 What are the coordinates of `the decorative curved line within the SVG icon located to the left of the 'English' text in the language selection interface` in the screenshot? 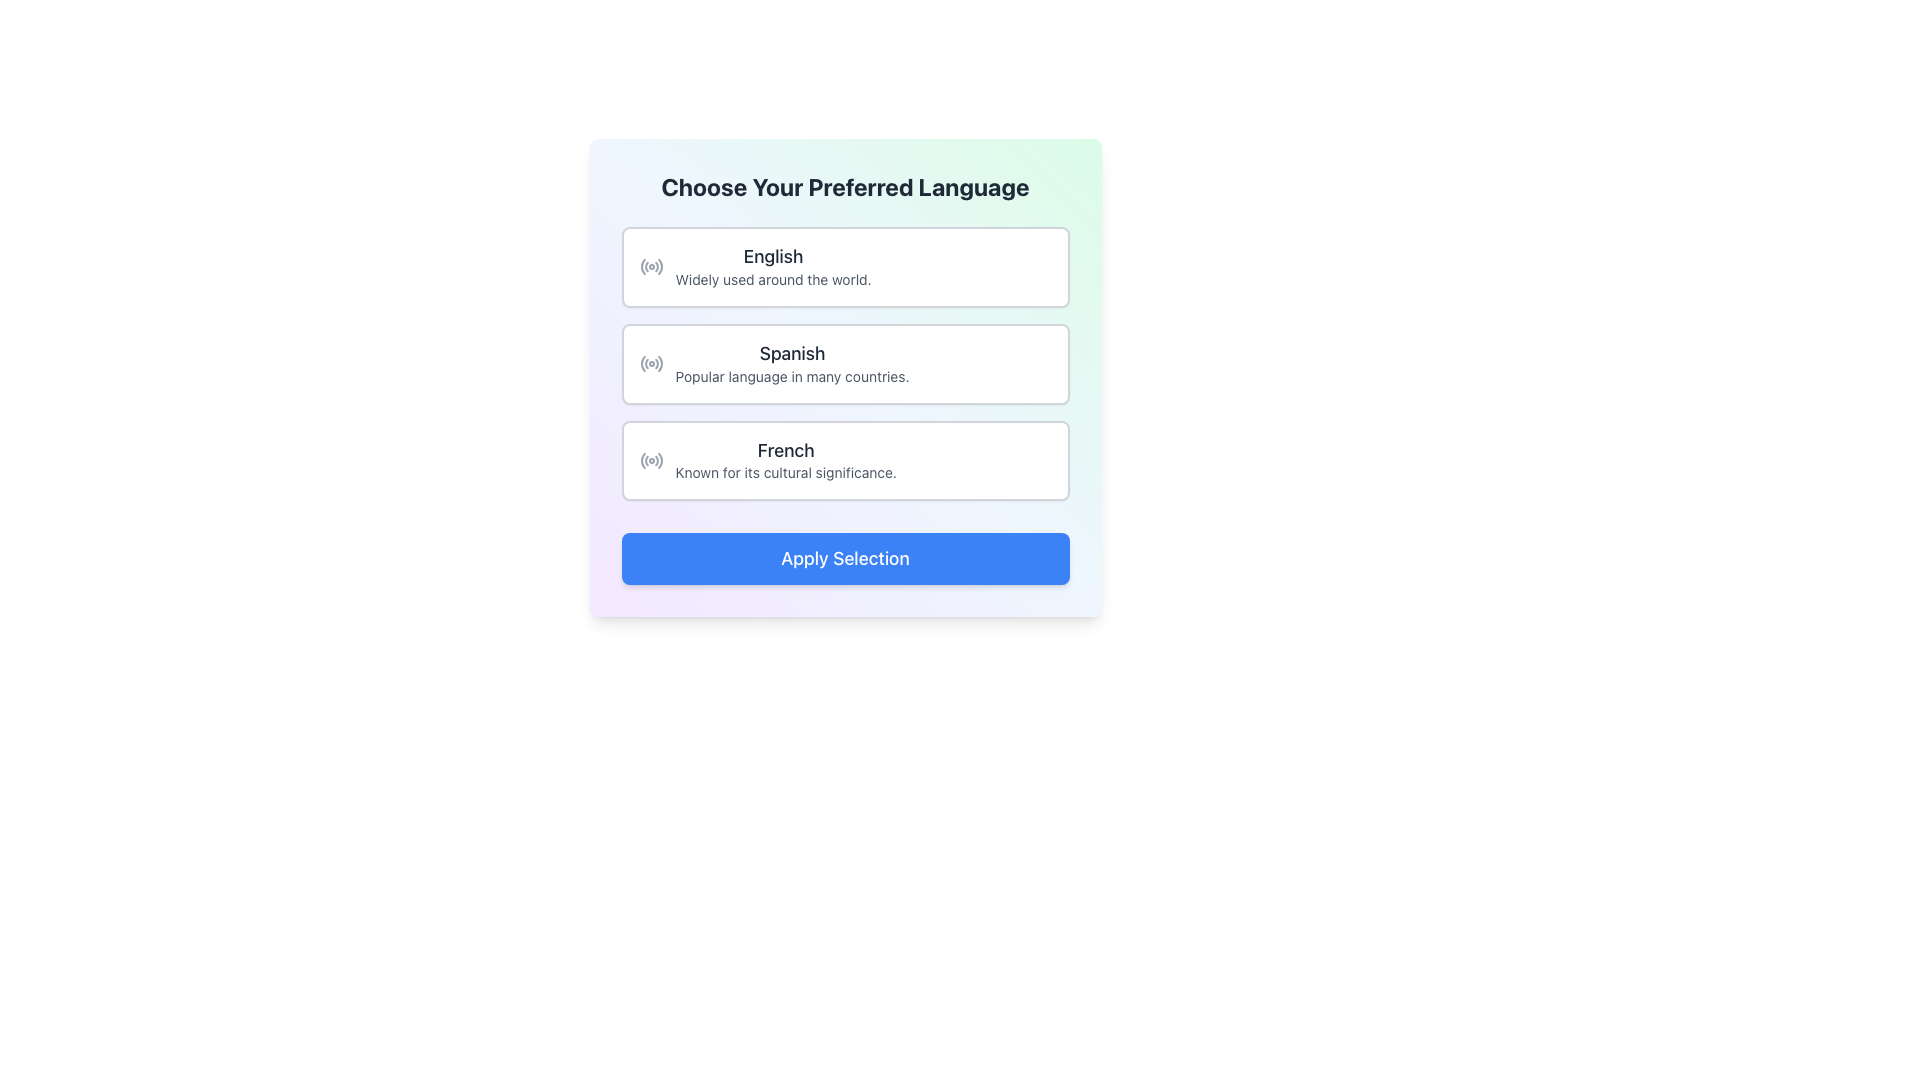 It's located at (646, 266).